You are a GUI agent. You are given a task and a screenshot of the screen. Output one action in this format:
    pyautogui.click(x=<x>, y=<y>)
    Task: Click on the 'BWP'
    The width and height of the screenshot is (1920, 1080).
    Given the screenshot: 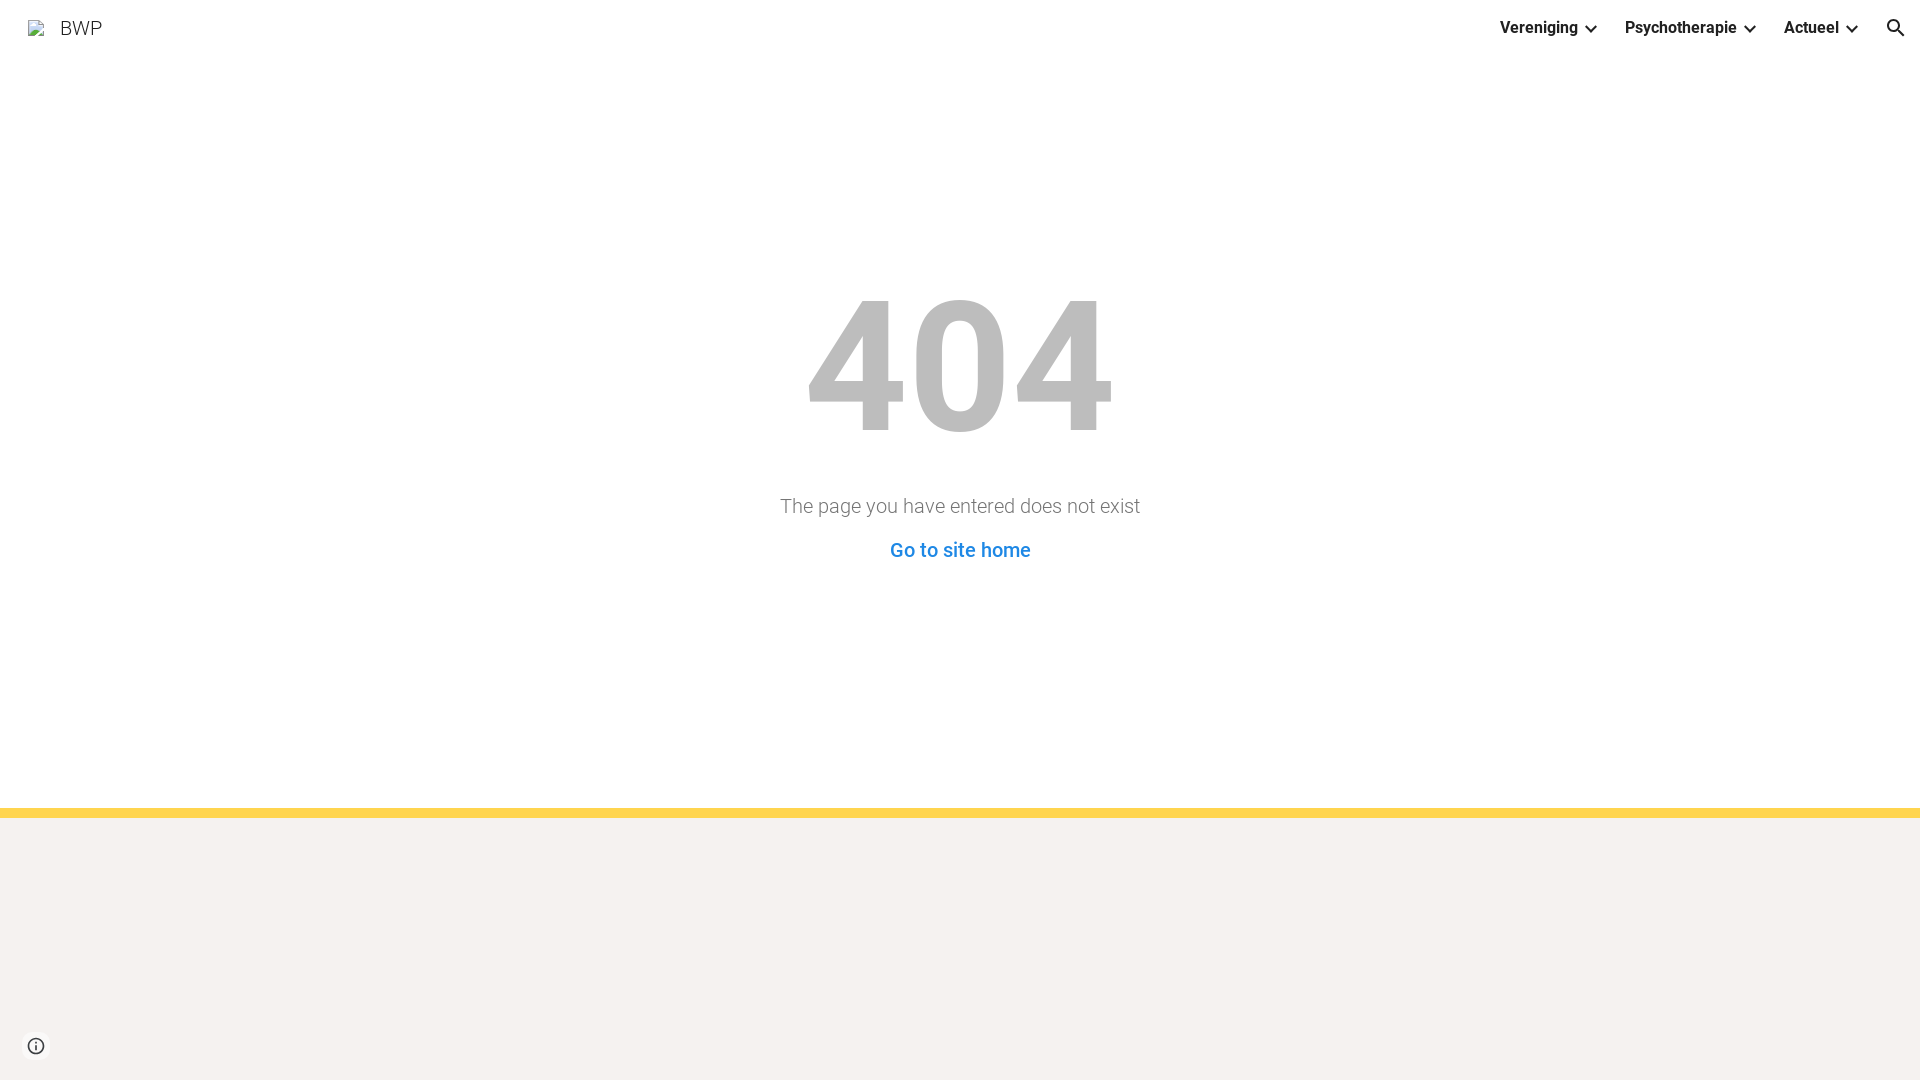 What is the action you would take?
    pyautogui.click(x=65, y=26)
    